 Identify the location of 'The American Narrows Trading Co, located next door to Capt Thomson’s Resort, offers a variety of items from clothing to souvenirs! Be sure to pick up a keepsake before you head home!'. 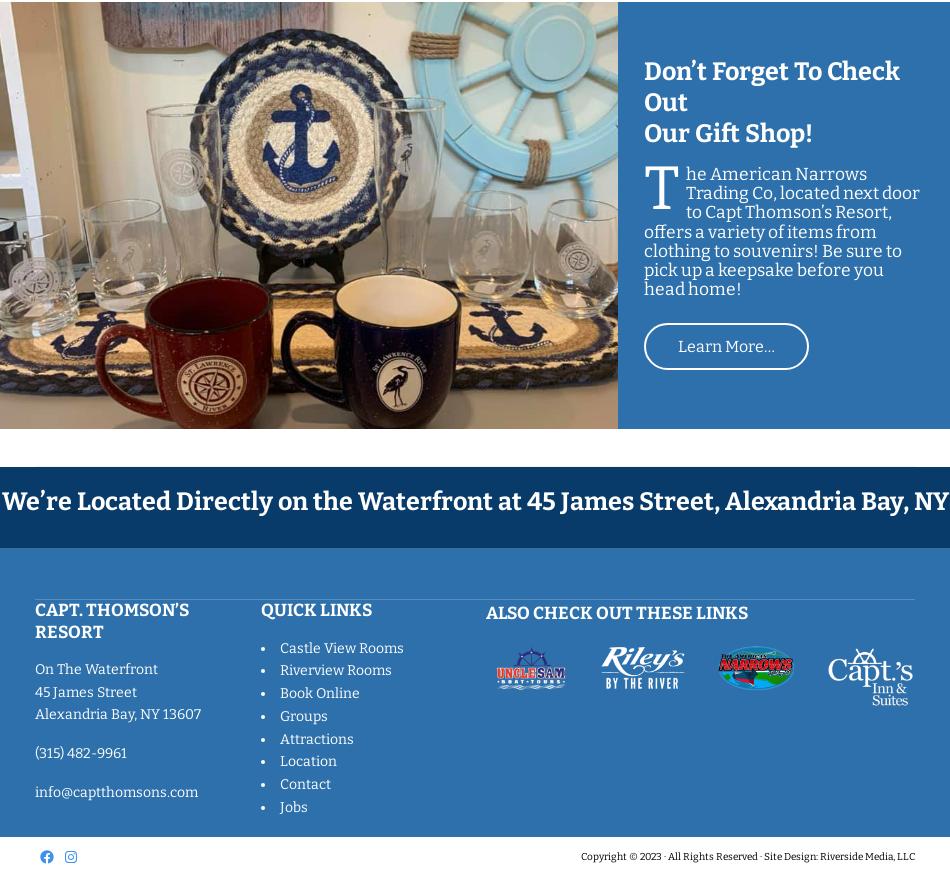
(781, 226).